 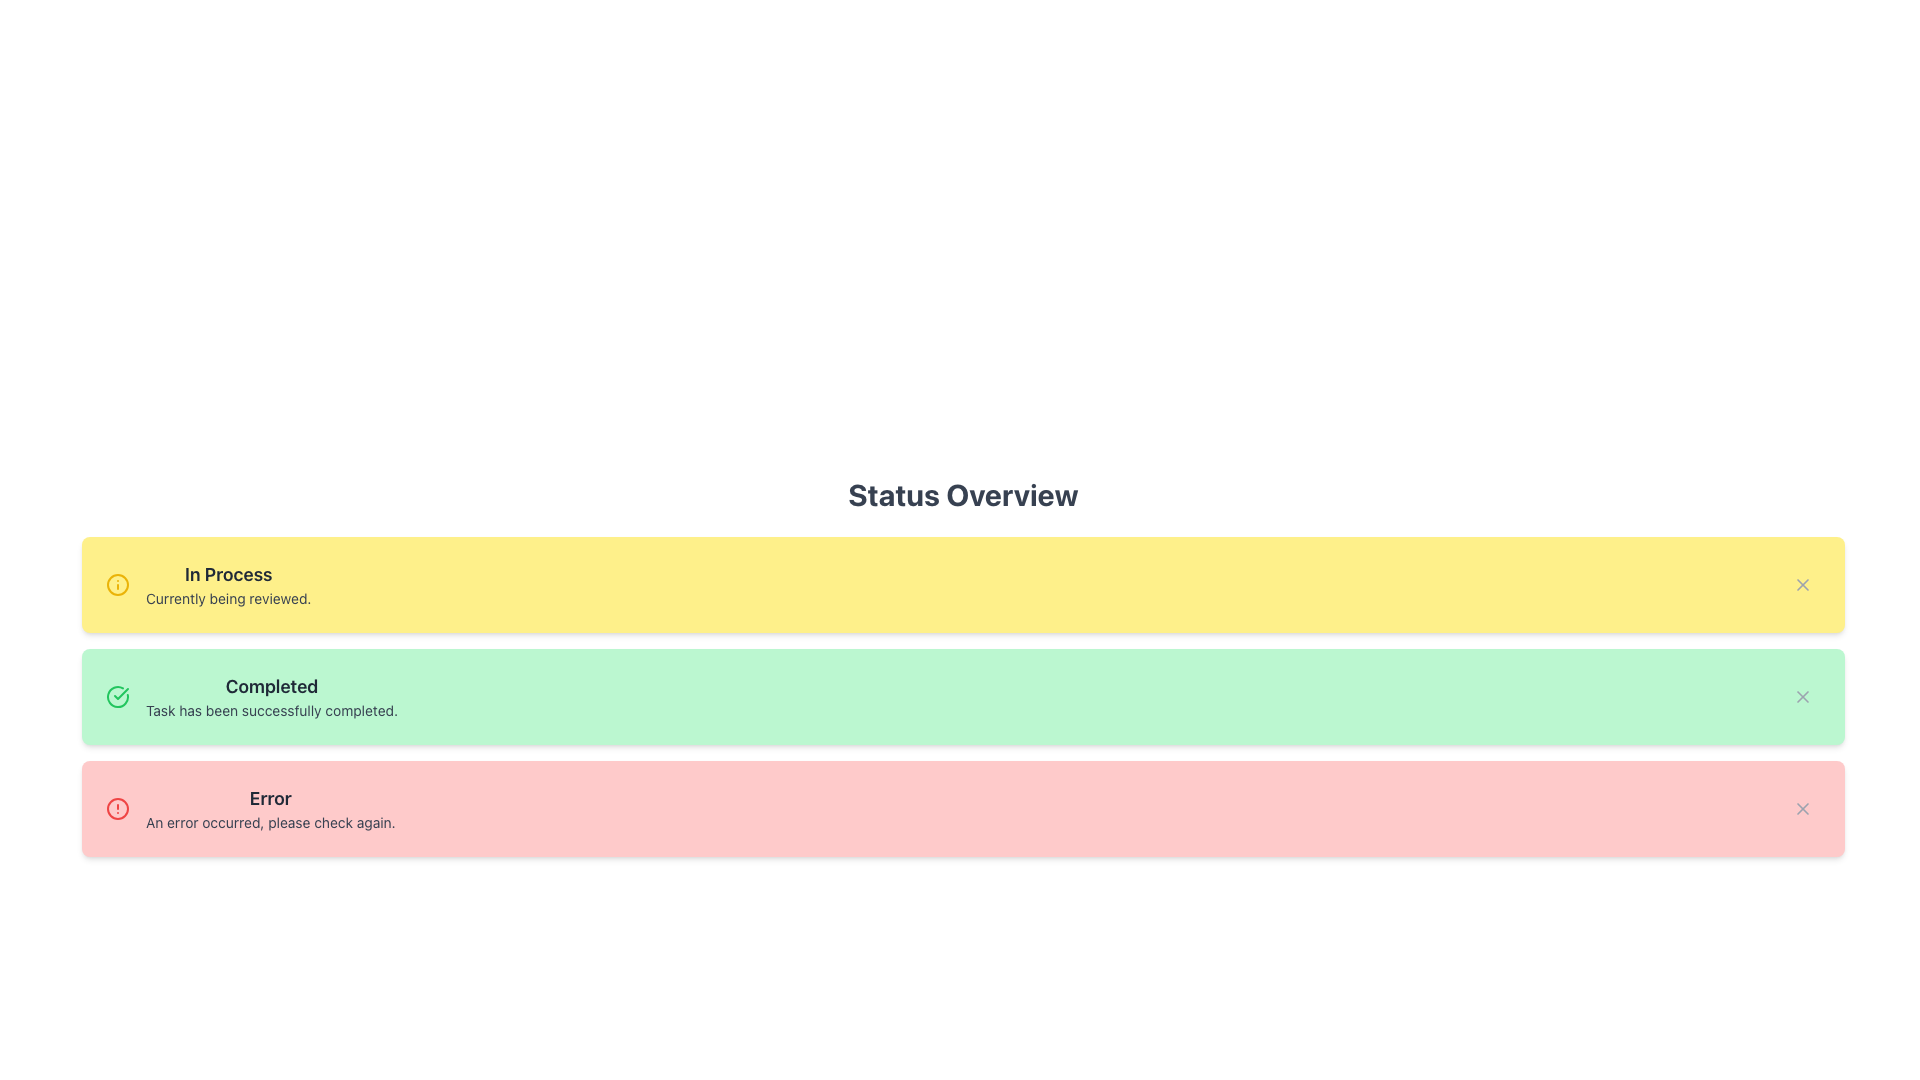 I want to click on the status indicator label that conveys the current state of a process, located at the top of the first status card in a set of three horizontally-aligned cards, so click(x=228, y=574).